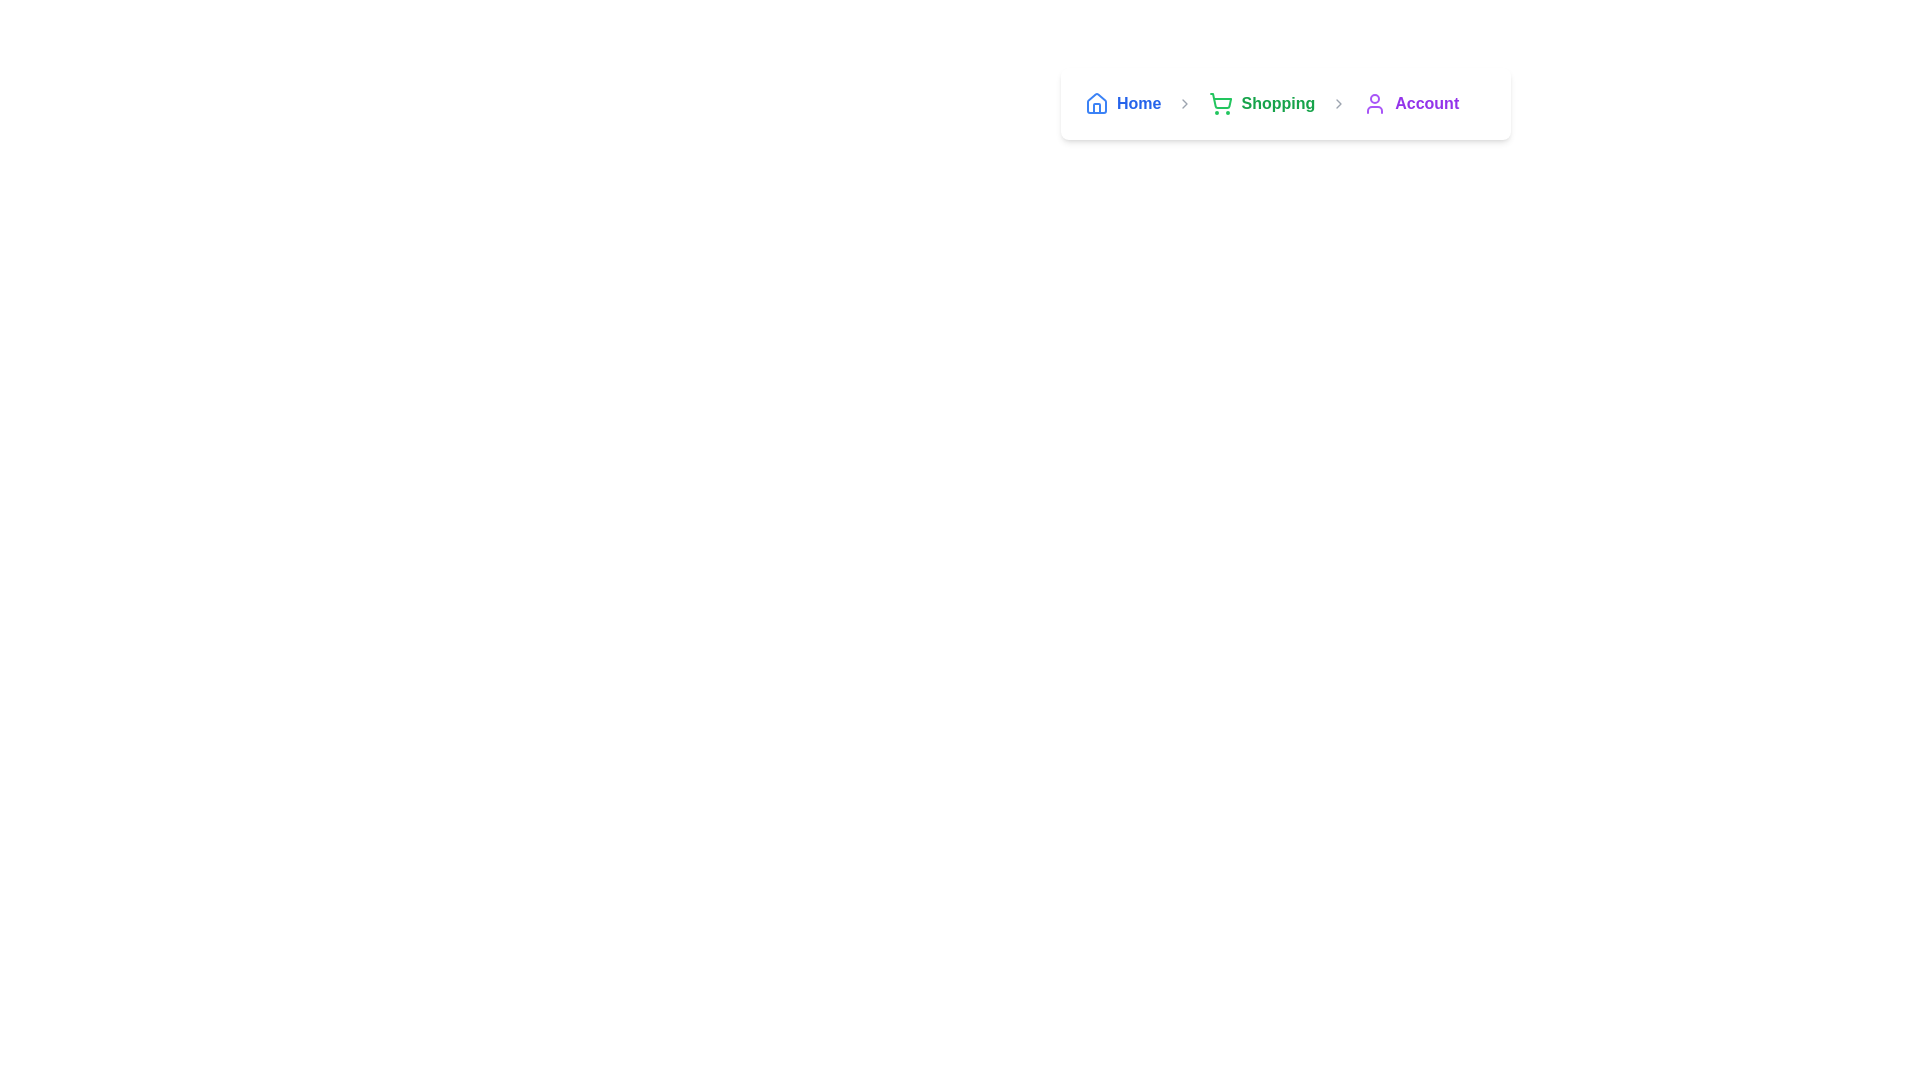 The height and width of the screenshot is (1080, 1920). Describe the element at coordinates (1286, 104) in the screenshot. I see `the green-colored shopping cart icon with the text 'Shopping' in bold green font, which is the second item in the breadcrumb navigation bar` at that location.